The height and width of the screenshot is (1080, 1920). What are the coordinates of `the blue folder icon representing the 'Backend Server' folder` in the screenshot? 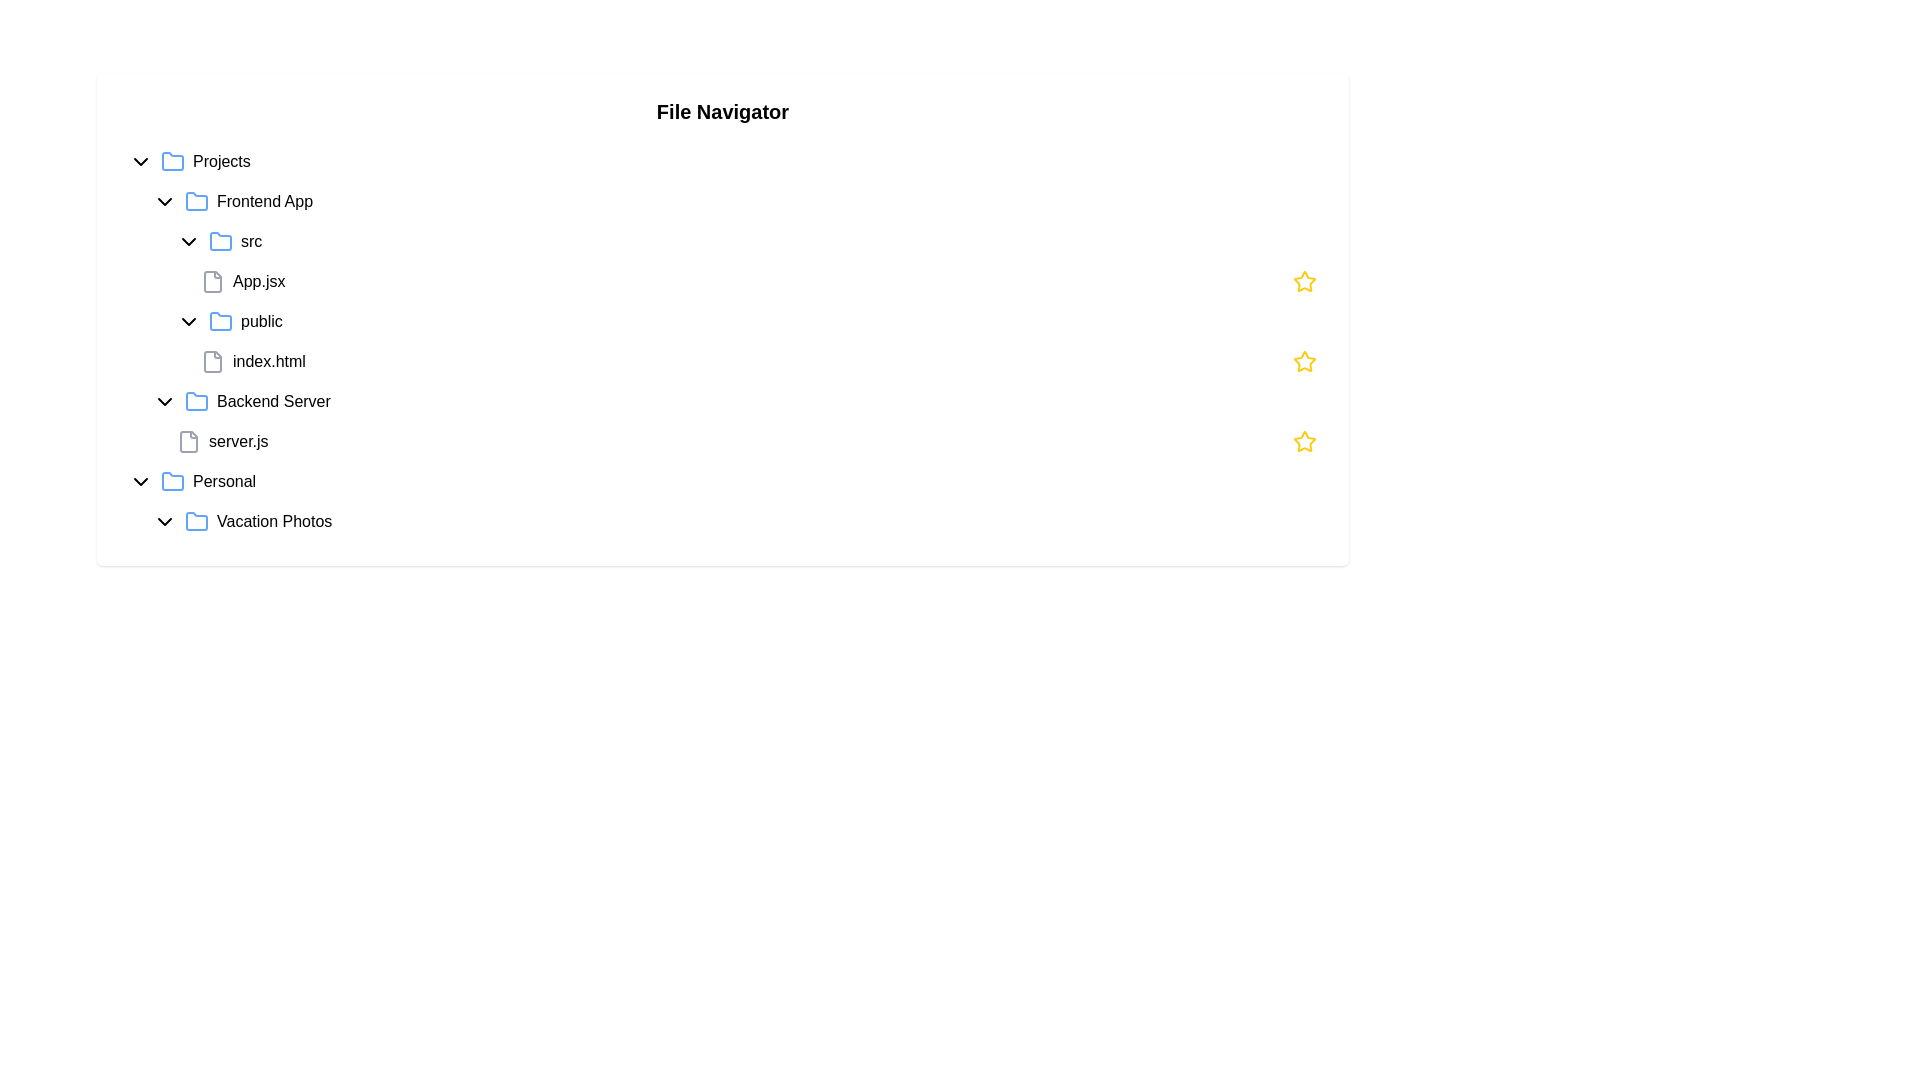 It's located at (196, 401).